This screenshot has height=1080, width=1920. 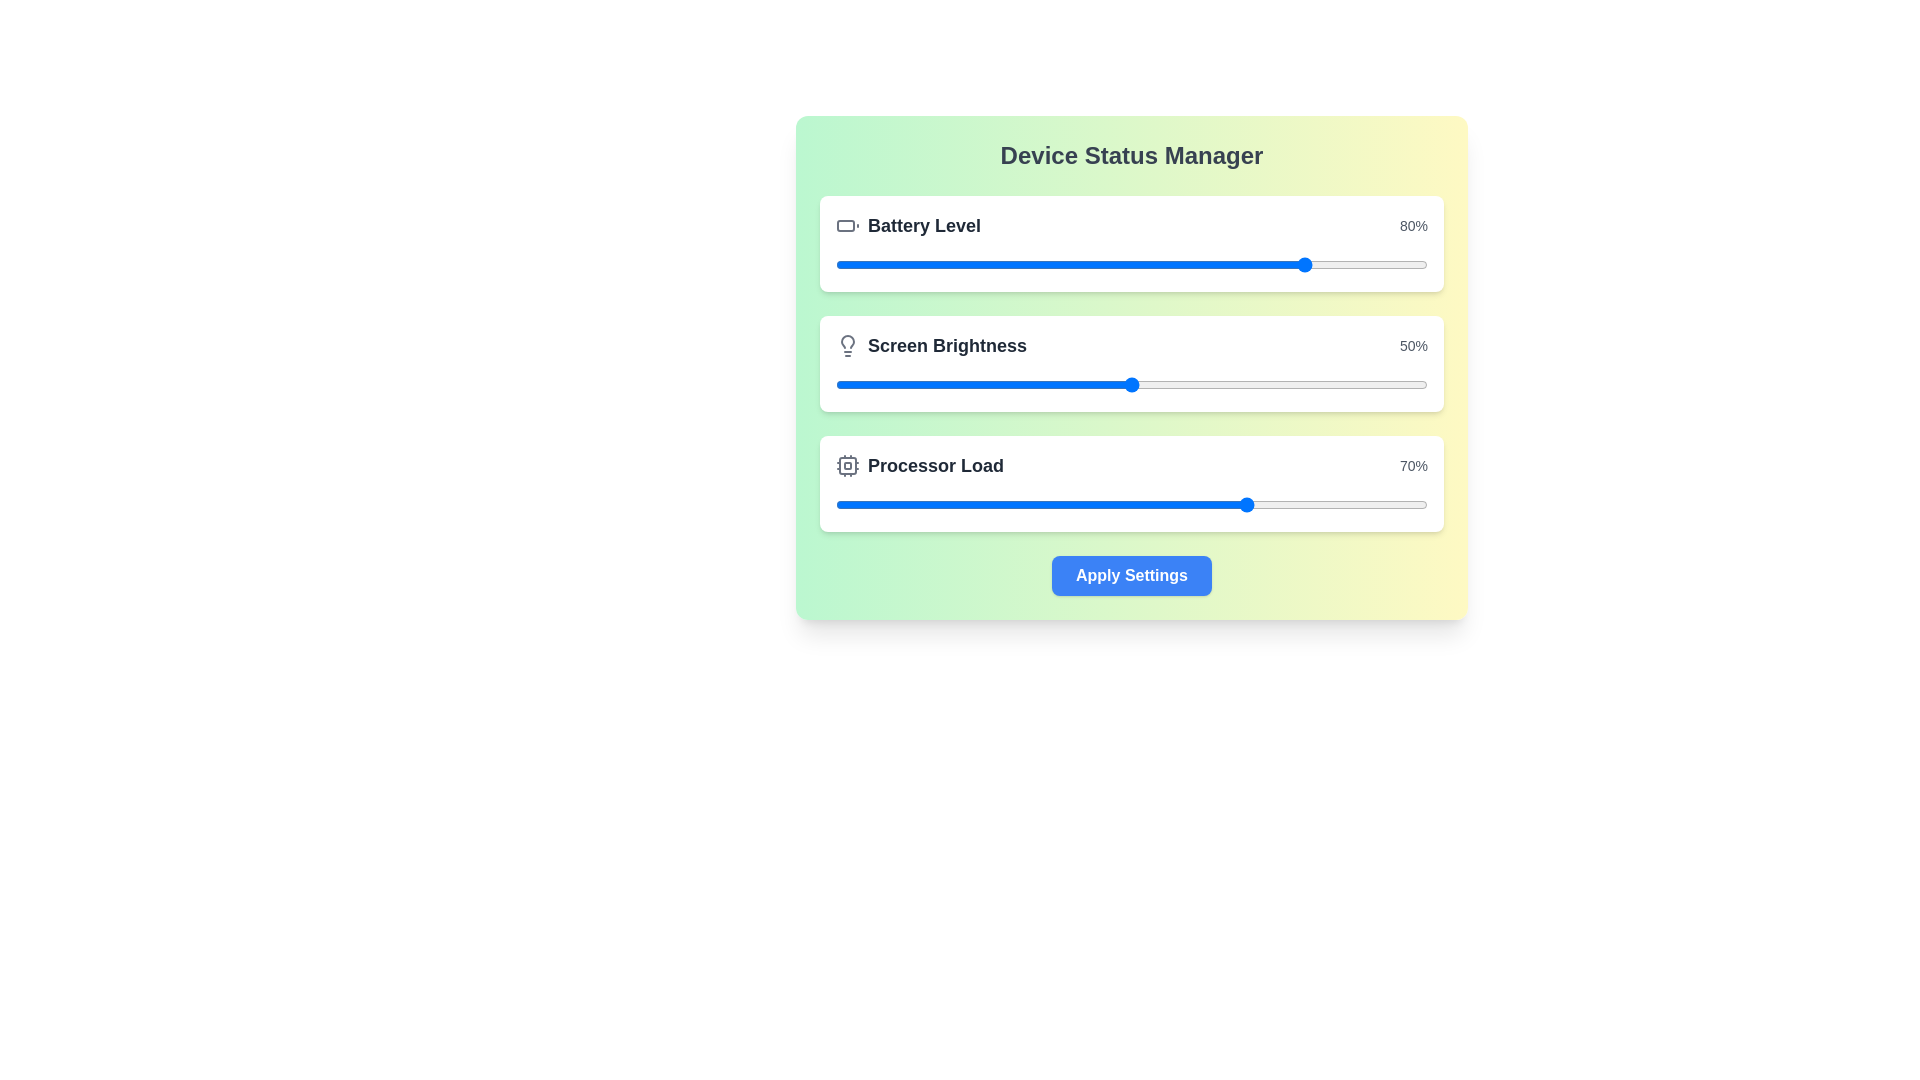 What do you see at coordinates (1197, 264) in the screenshot?
I see `the battery level slider` at bounding box center [1197, 264].